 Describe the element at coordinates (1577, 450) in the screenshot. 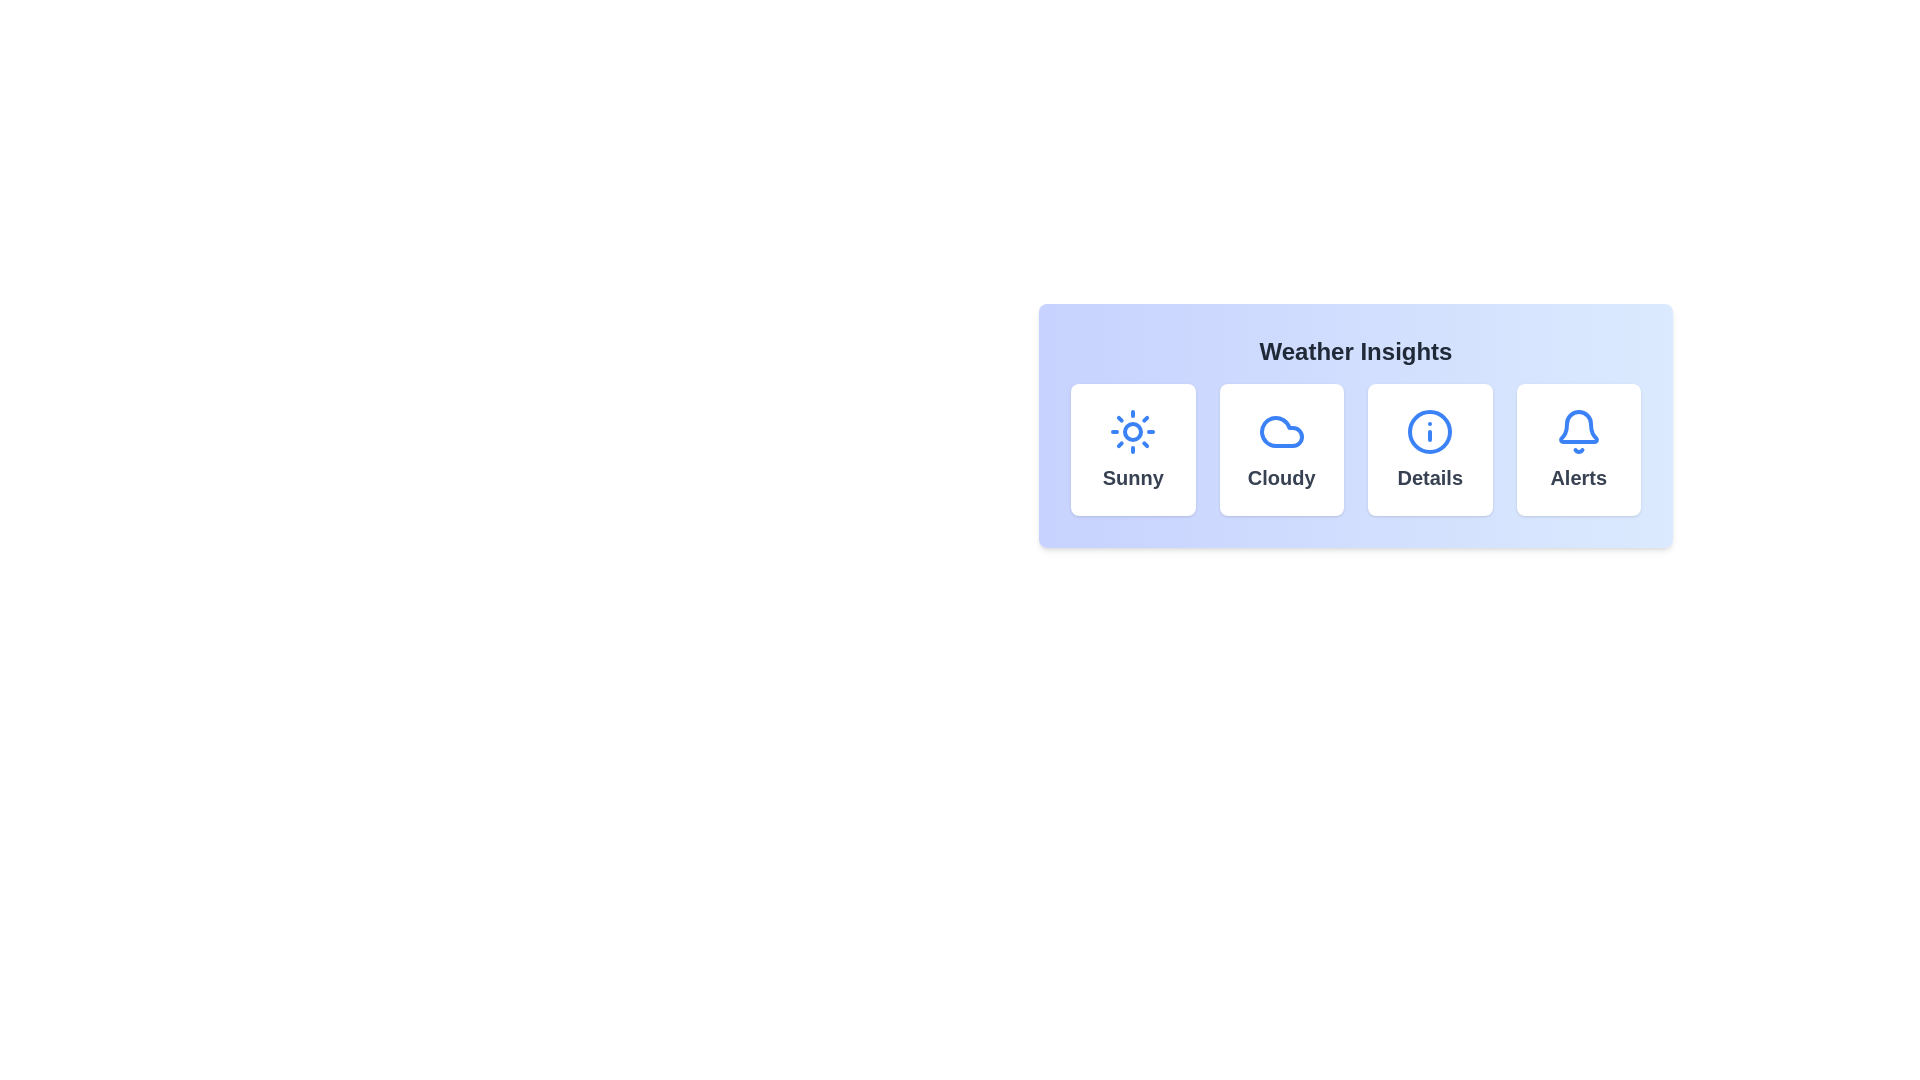

I see `the fourth card in the 'Weather Insights' section` at that location.